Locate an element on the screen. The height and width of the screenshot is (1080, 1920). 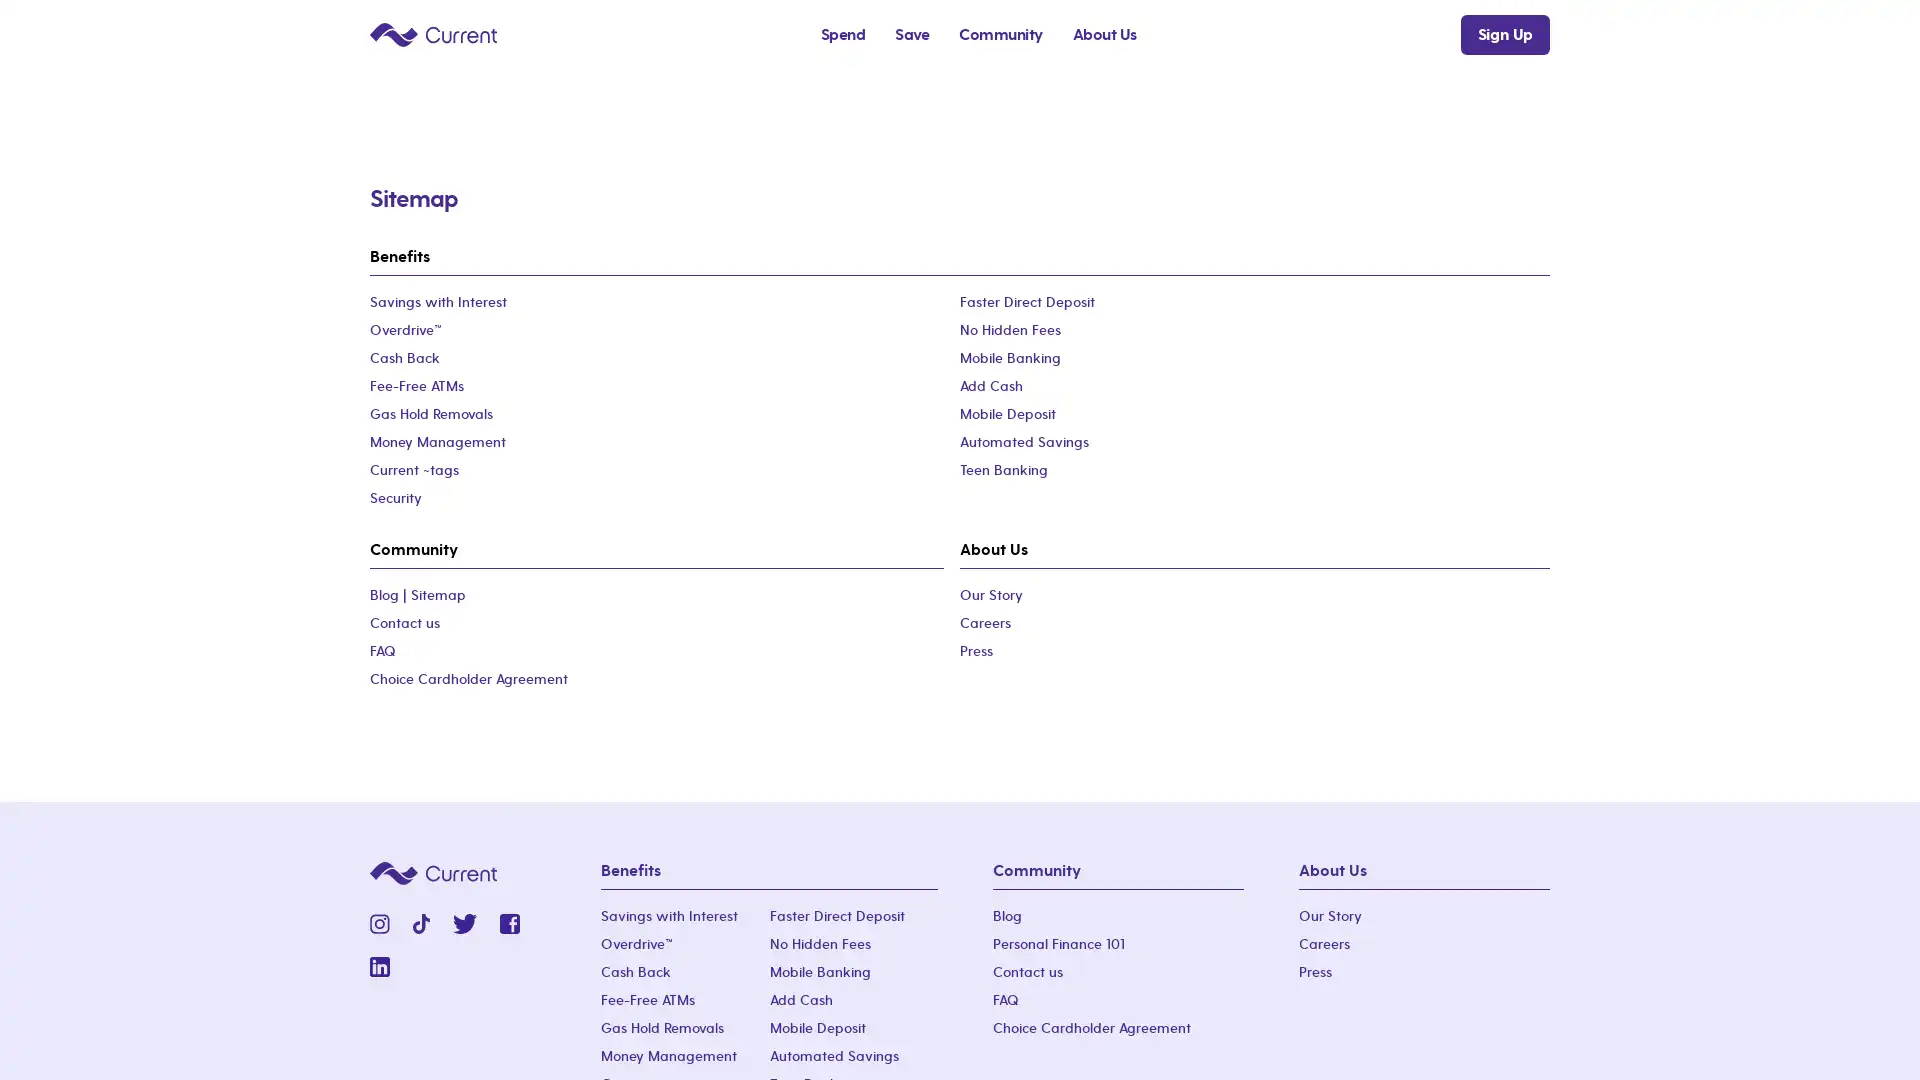
OverdriveTM is located at coordinates (636, 945).